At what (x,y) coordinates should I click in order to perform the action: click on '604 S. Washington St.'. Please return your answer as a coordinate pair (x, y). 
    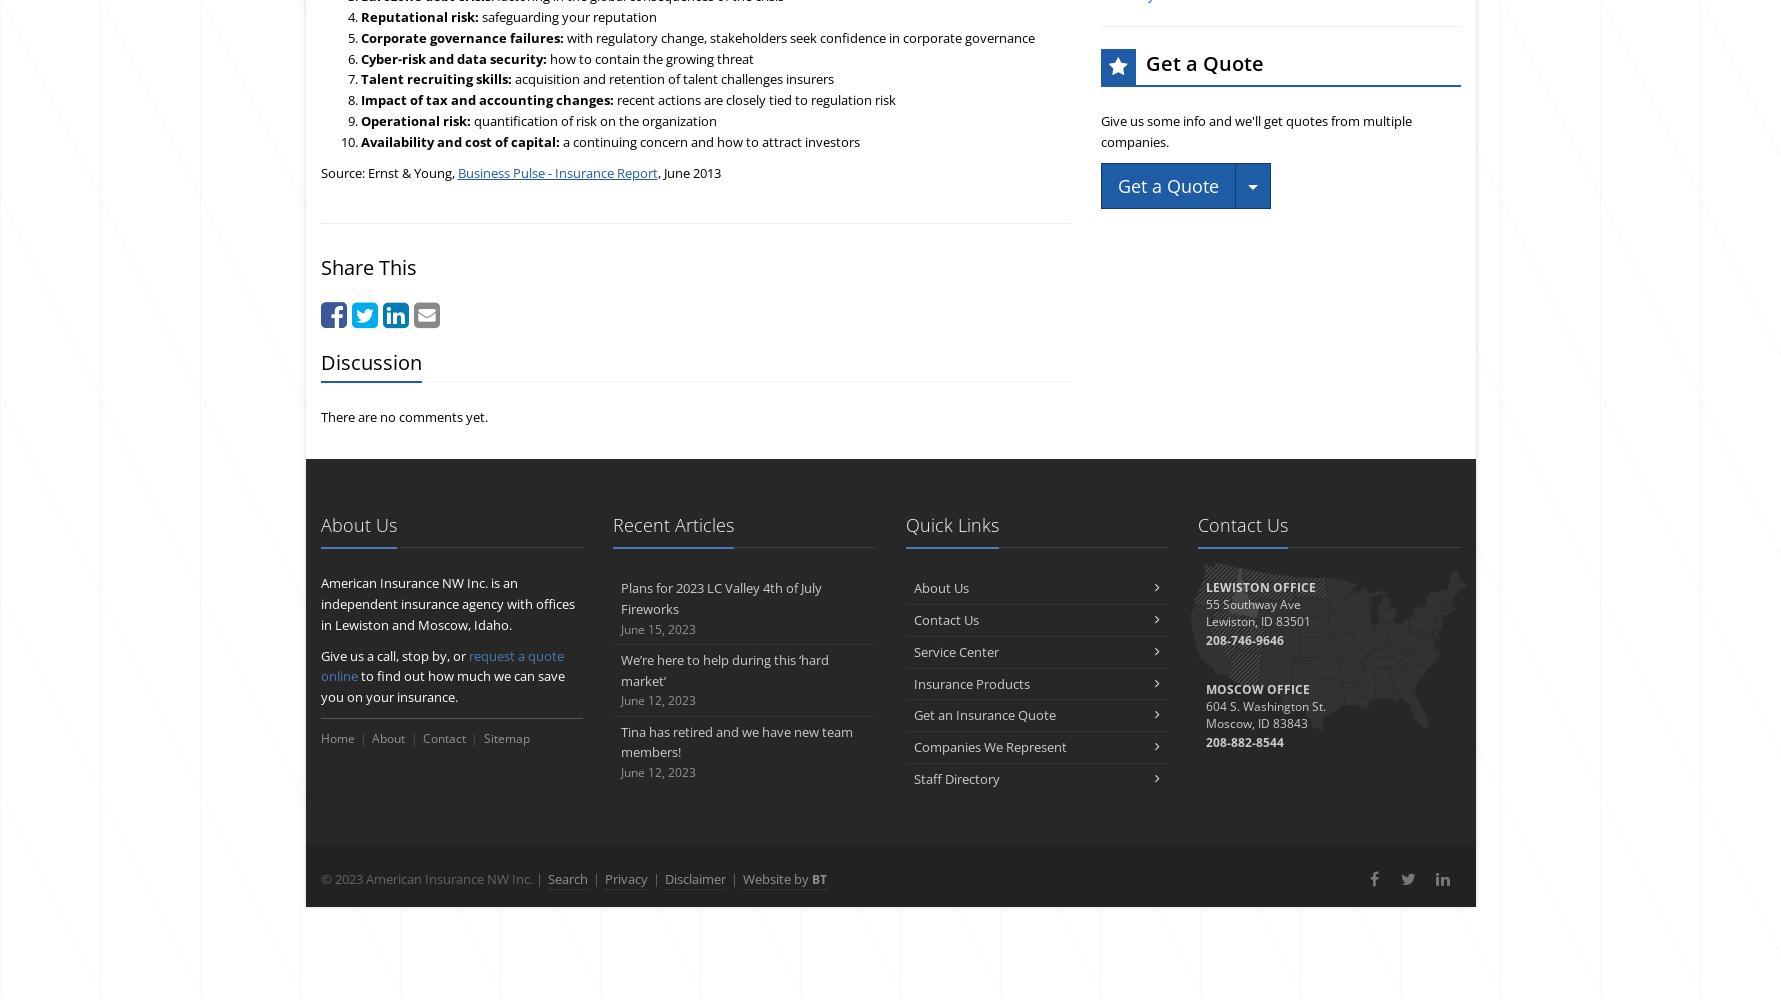
    Looking at the image, I should click on (1264, 705).